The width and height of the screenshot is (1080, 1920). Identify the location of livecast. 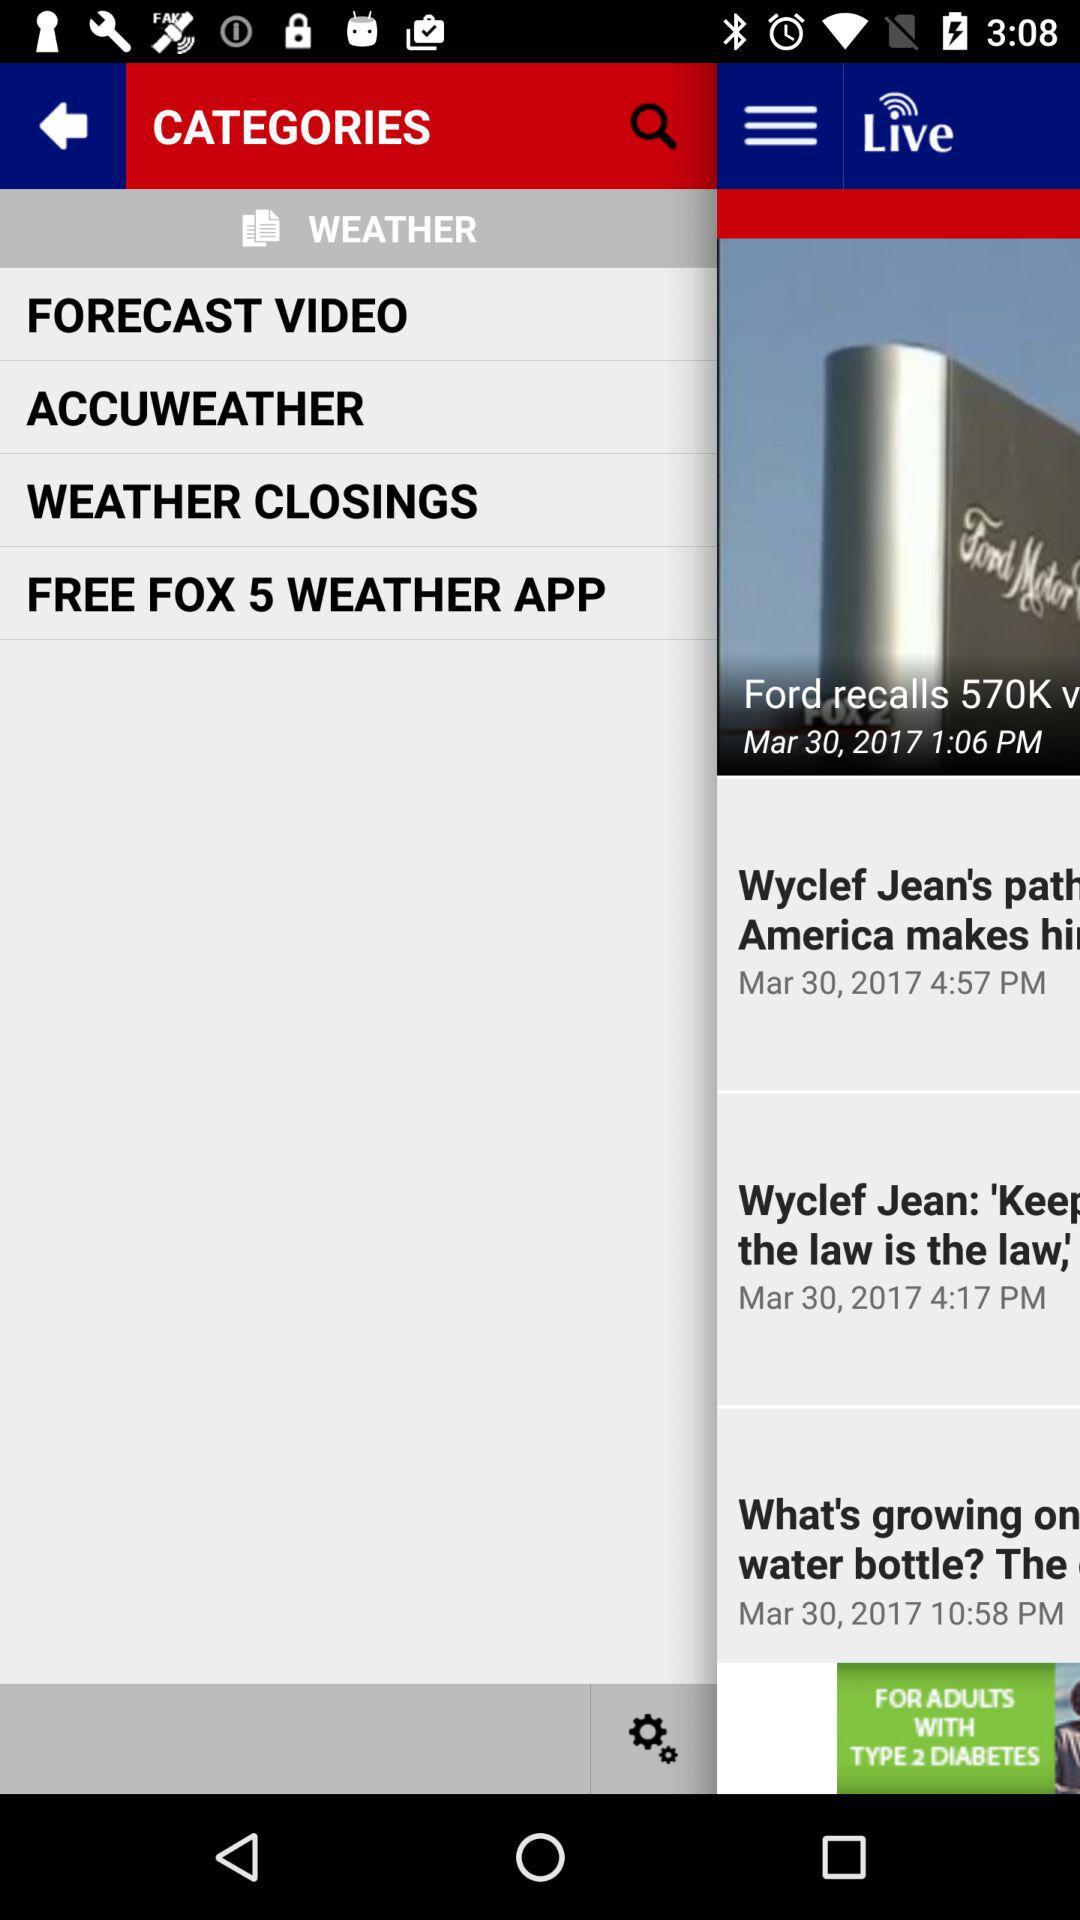
(906, 124).